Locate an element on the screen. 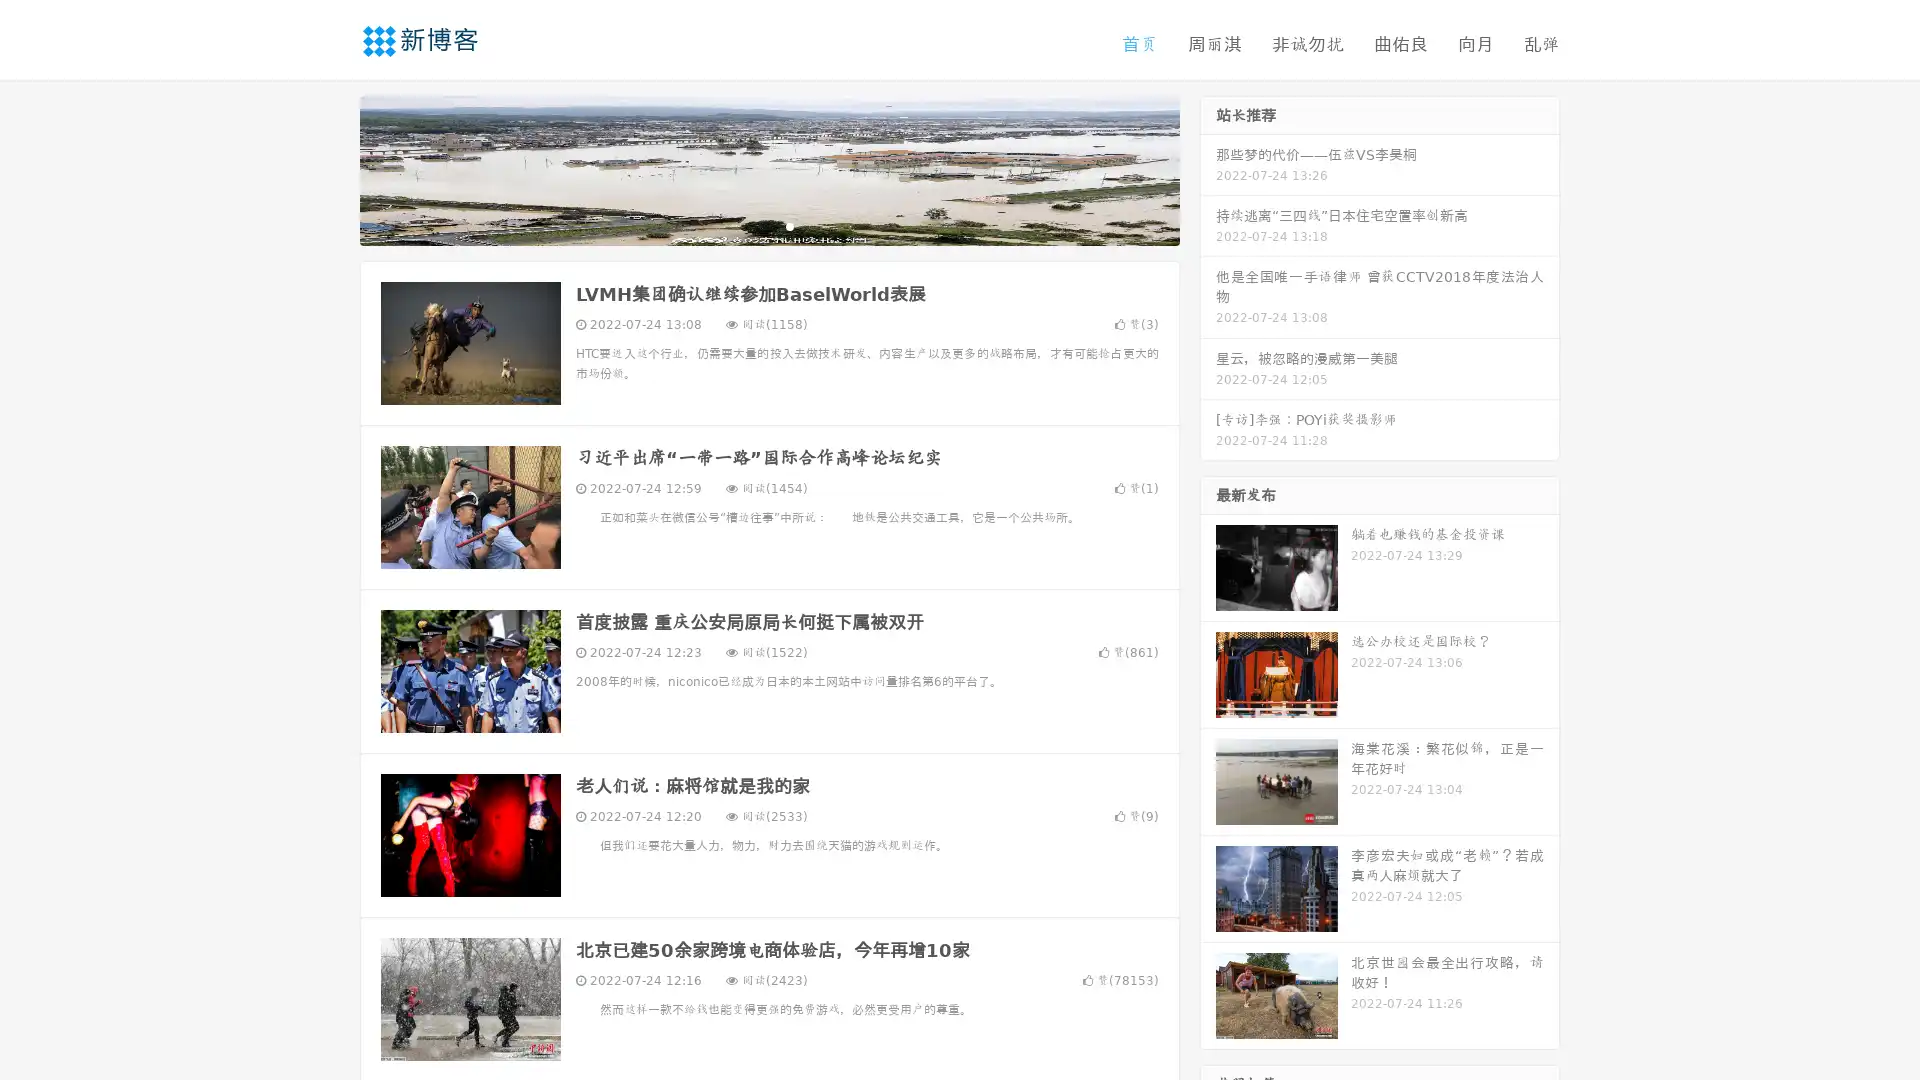  Previous slide is located at coordinates (330, 168).